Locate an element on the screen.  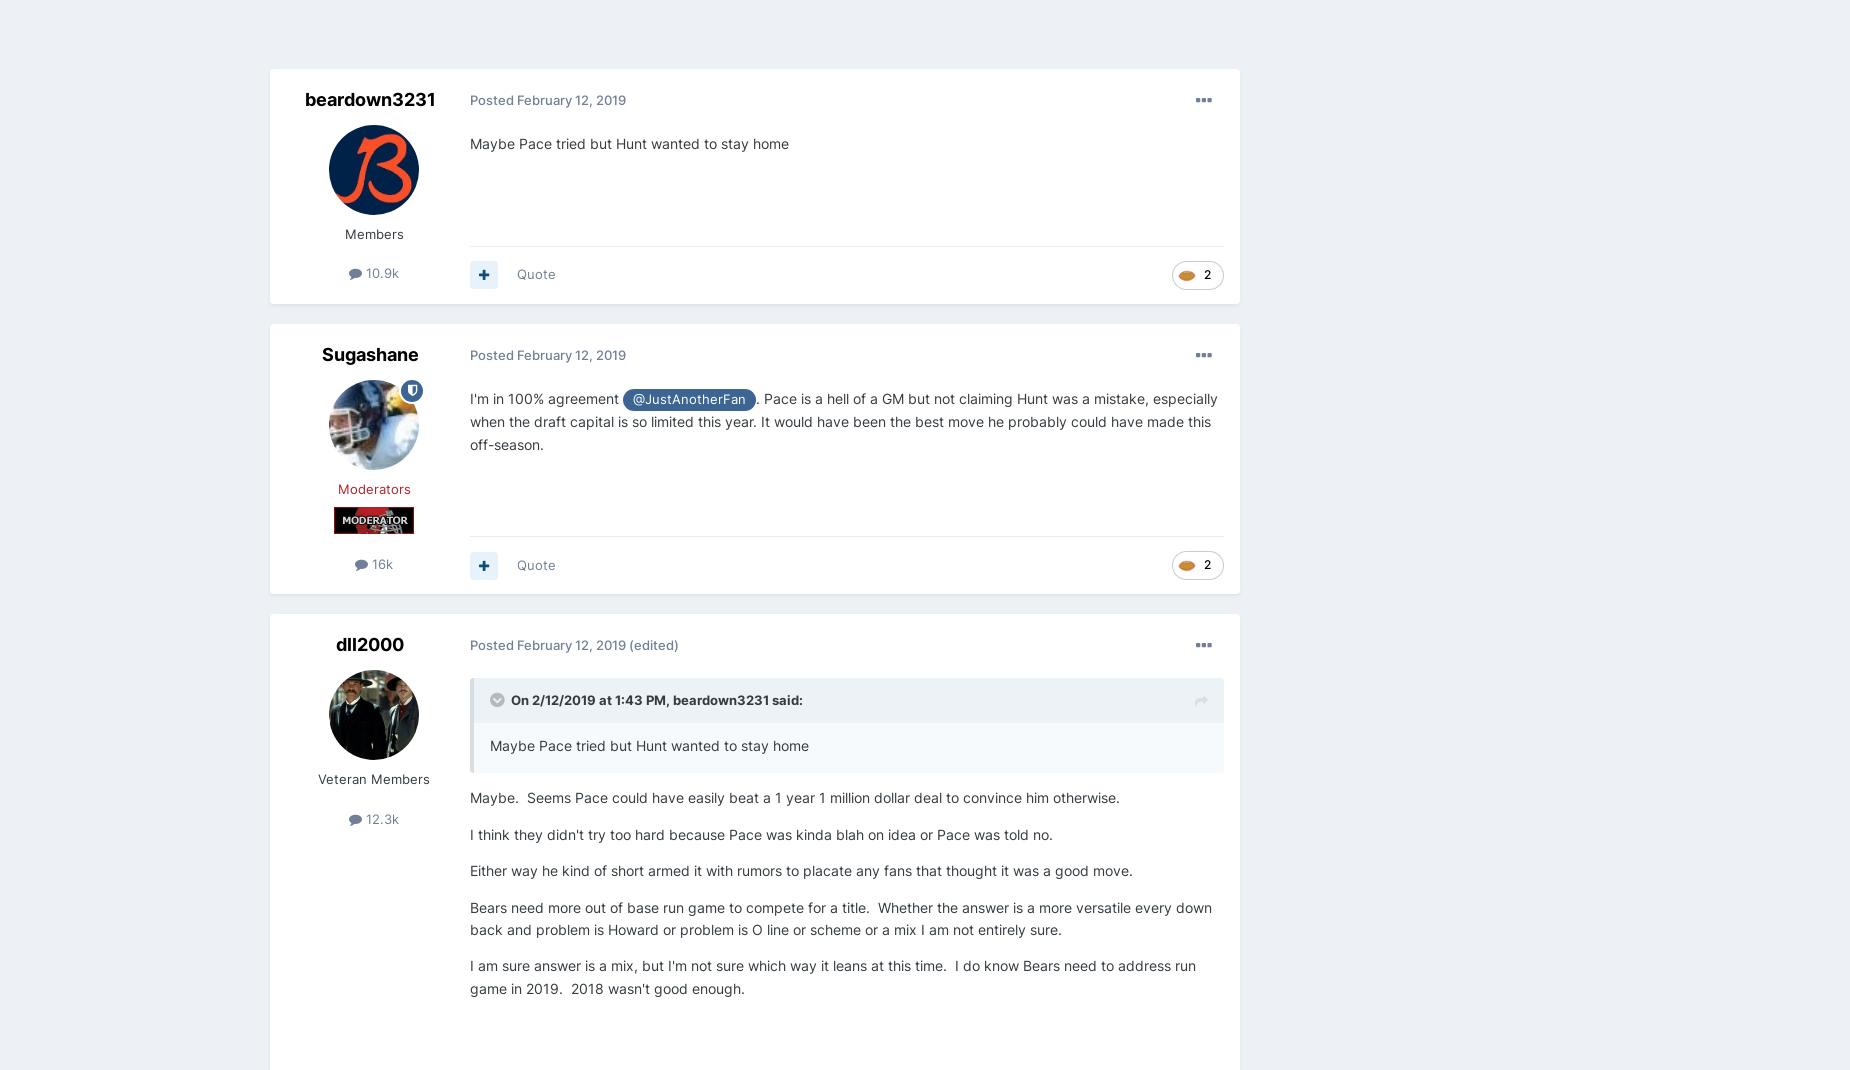
'Sugashane' is located at coordinates (368, 353).